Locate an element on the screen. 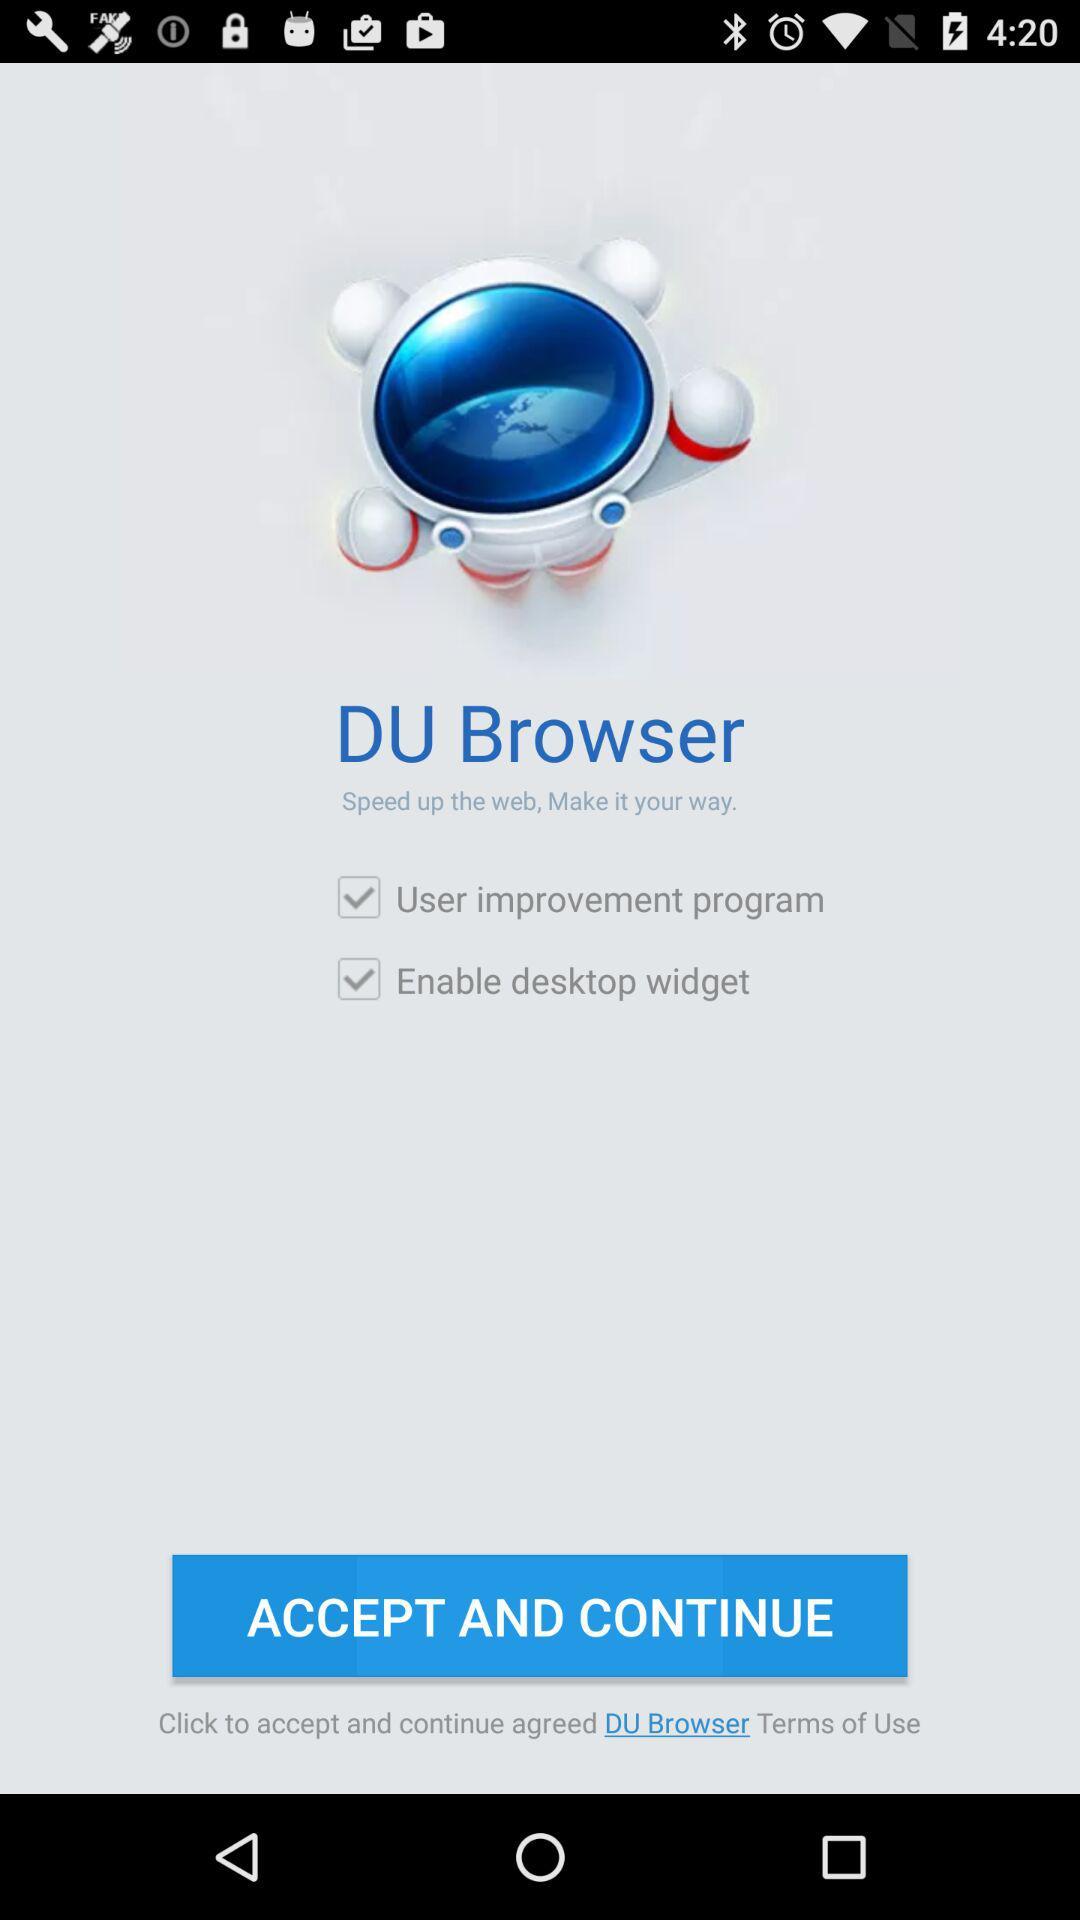  the enable desktop widget checkbox is located at coordinates (542, 979).